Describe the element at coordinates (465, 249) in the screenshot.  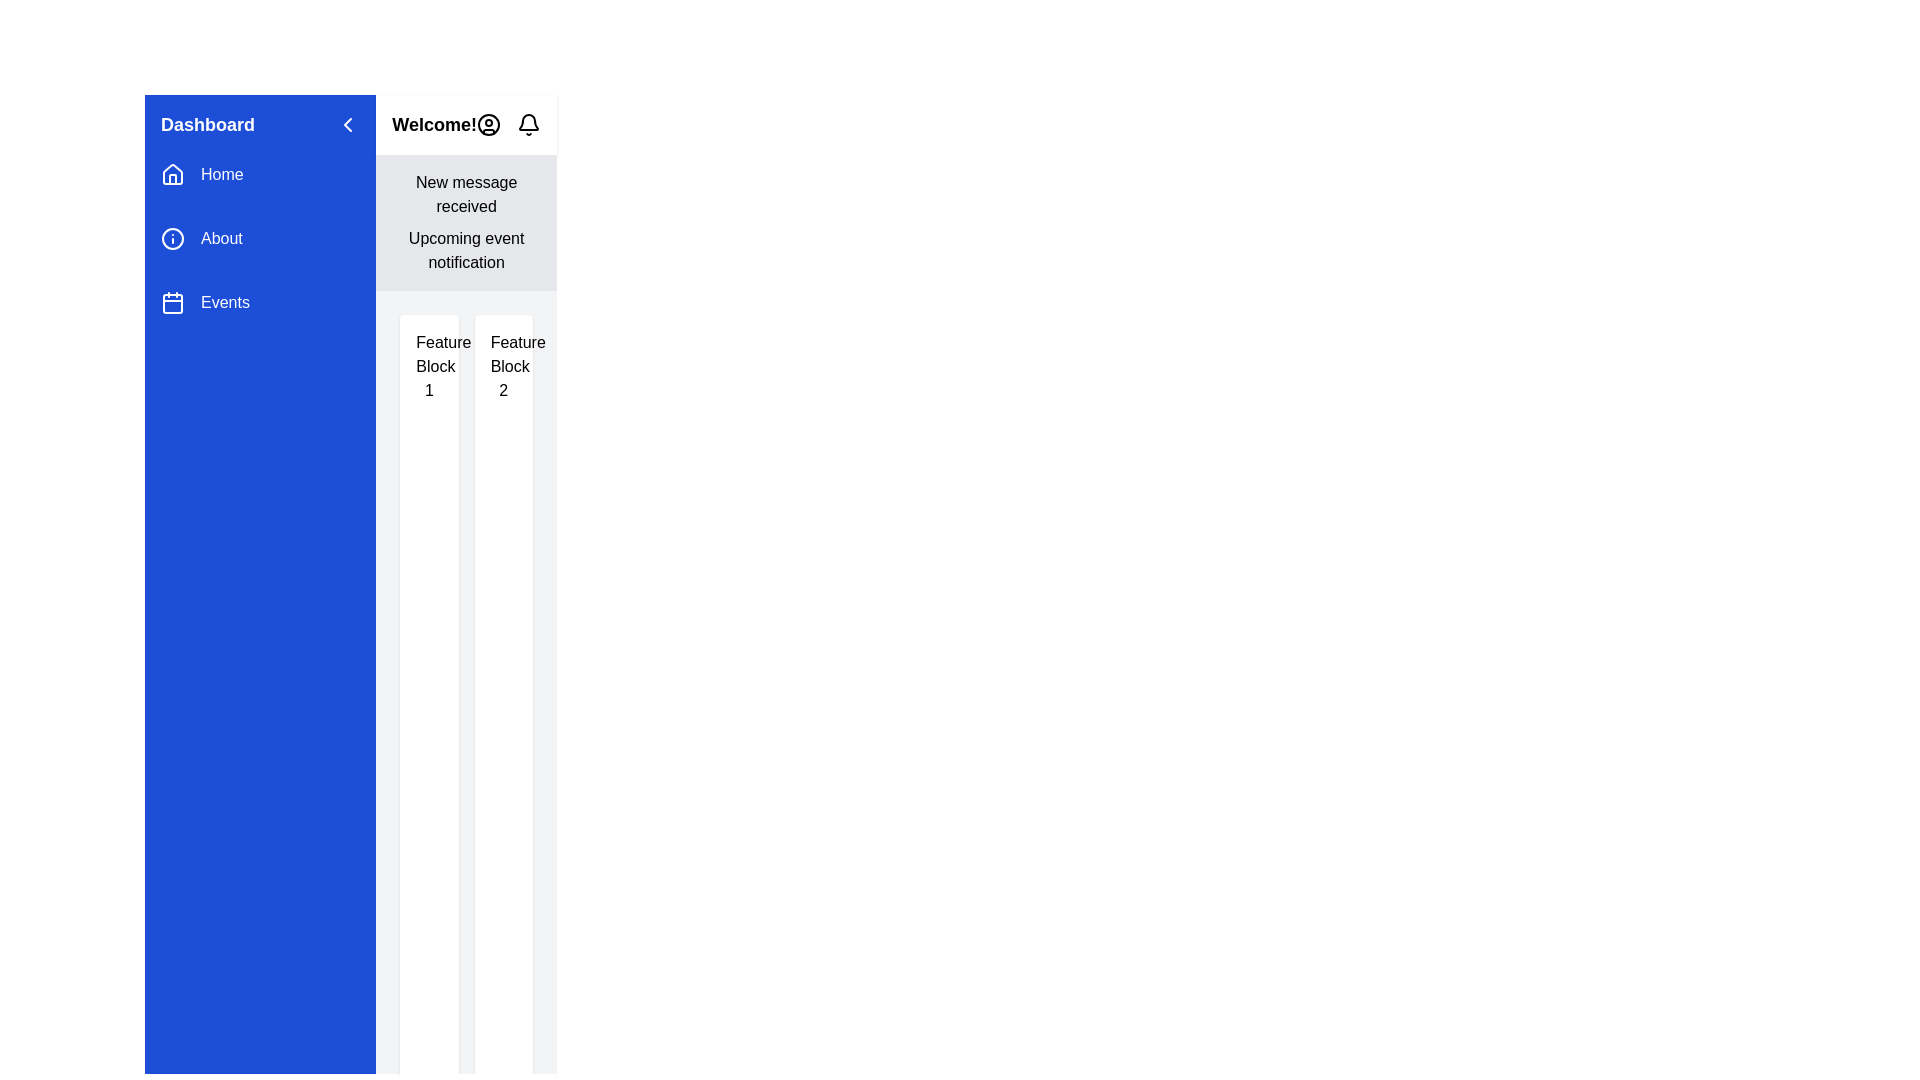
I see `the static text label that provides a notification about an upcoming event, located underneath 'New message received' in the right-hand content section` at that location.